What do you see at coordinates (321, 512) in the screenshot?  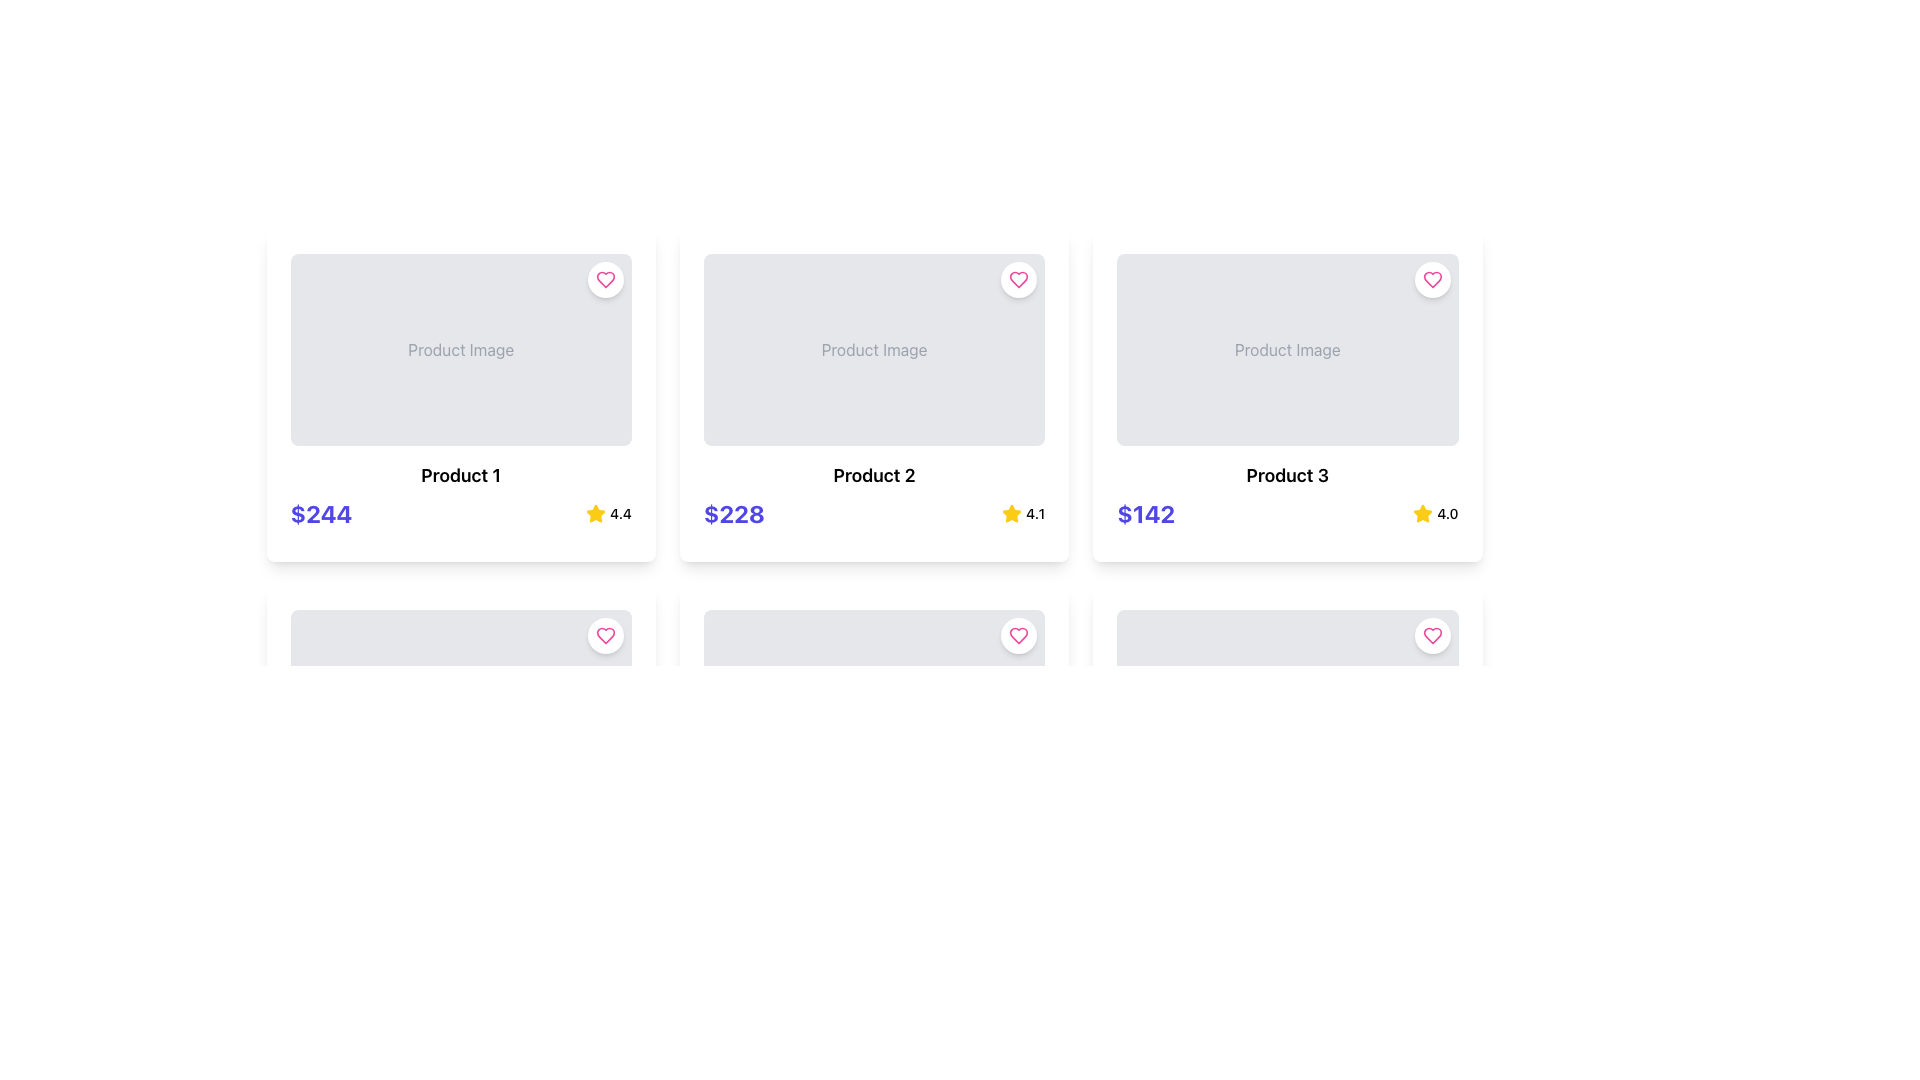 I see `text of the price label located at the lower left of the first card in a grid layout, directly beneath the card title 'Product 1'` at bounding box center [321, 512].